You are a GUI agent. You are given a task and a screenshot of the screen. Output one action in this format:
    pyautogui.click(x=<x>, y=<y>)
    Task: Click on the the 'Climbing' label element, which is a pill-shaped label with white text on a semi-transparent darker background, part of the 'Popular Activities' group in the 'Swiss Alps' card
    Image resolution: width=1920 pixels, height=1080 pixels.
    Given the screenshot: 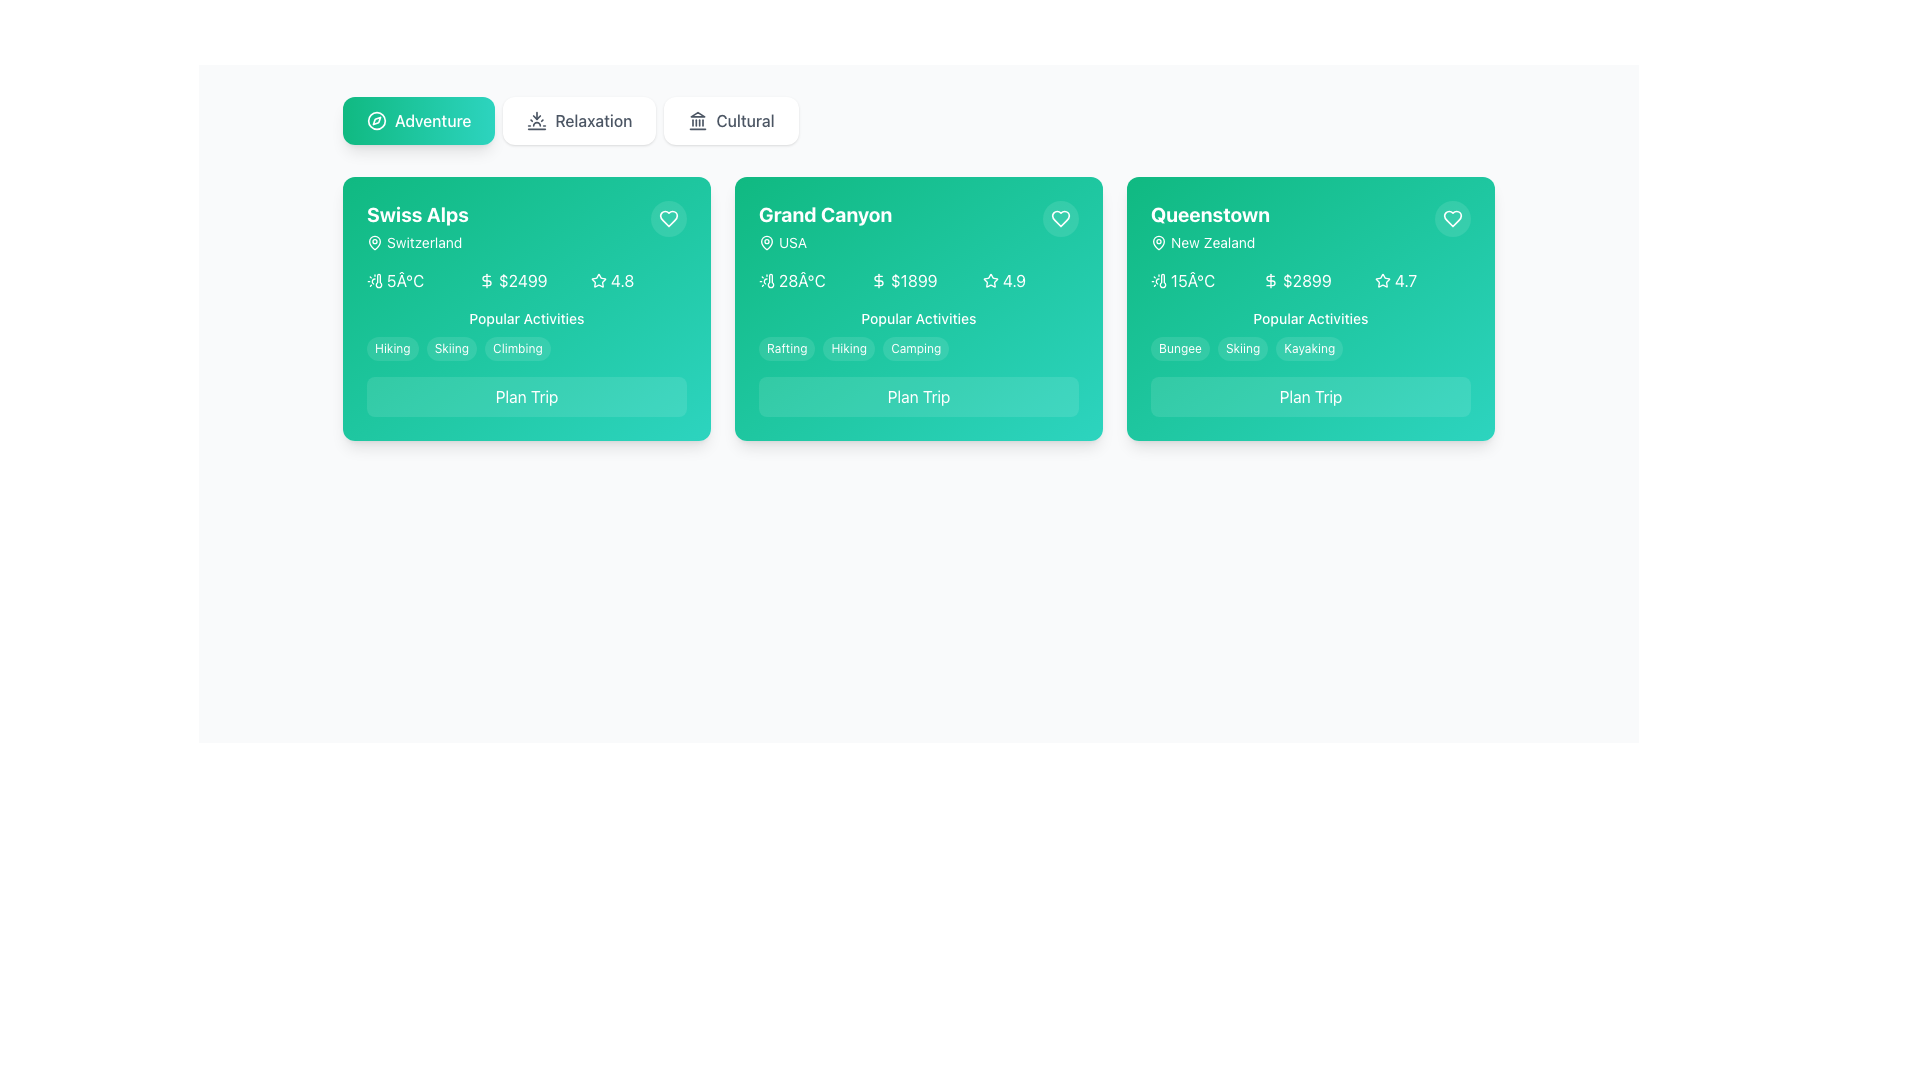 What is the action you would take?
    pyautogui.click(x=517, y=347)
    